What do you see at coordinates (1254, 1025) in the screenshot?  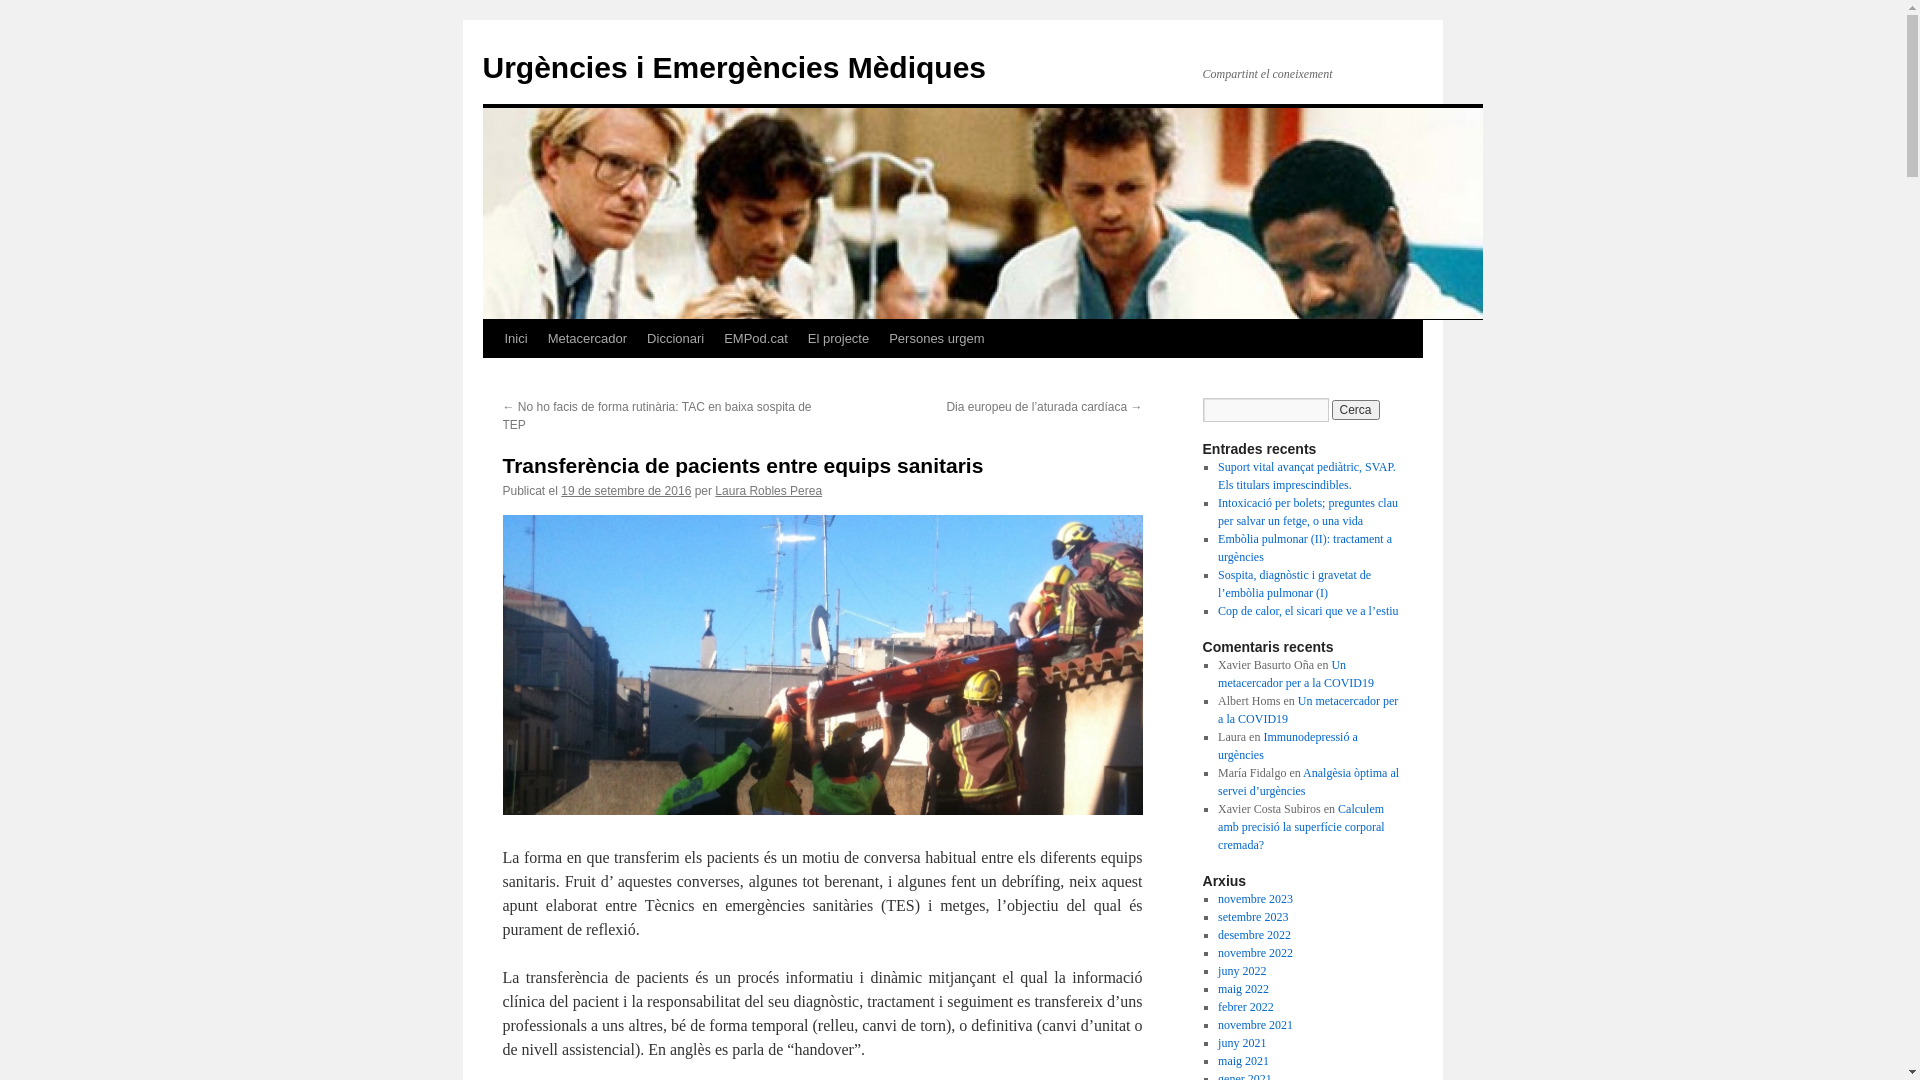 I see `'novembre 2021'` at bounding box center [1254, 1025].